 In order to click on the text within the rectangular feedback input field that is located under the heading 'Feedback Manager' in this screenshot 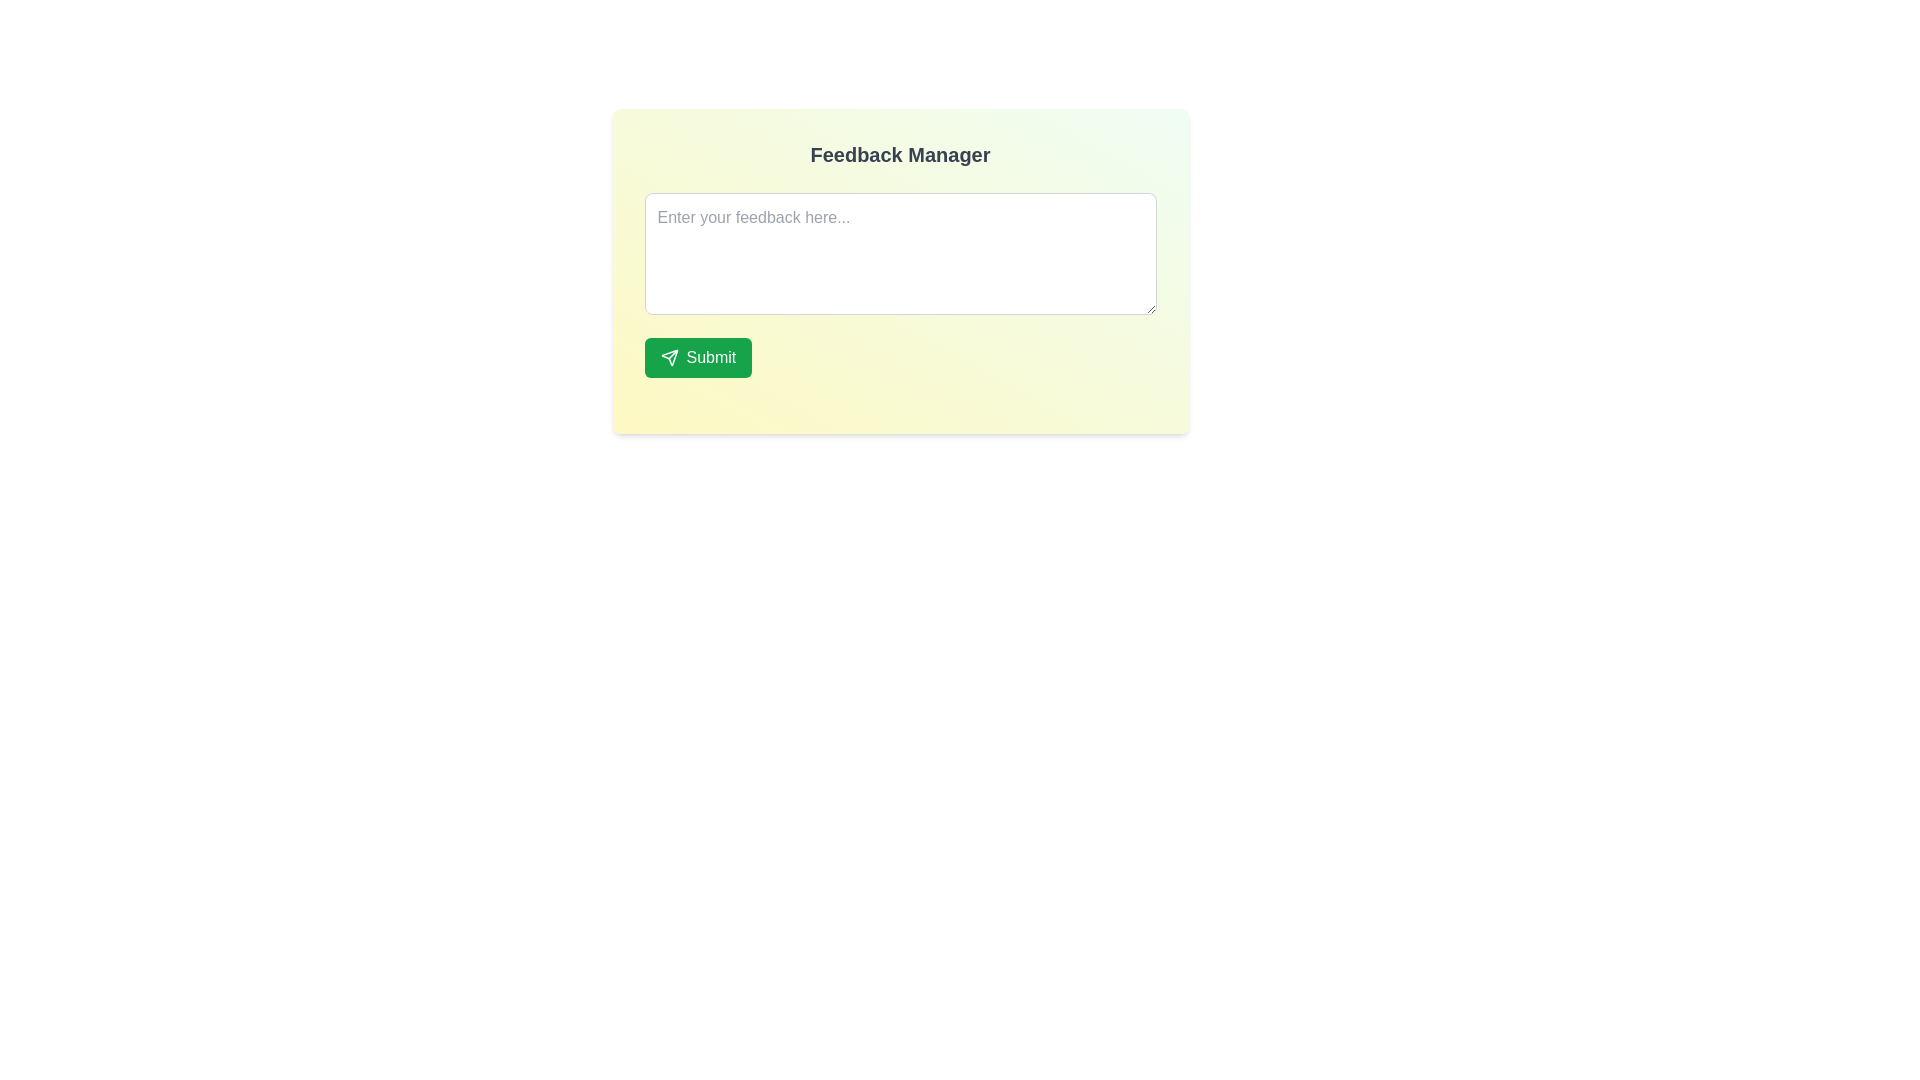, I will do `click(899, 271)`.